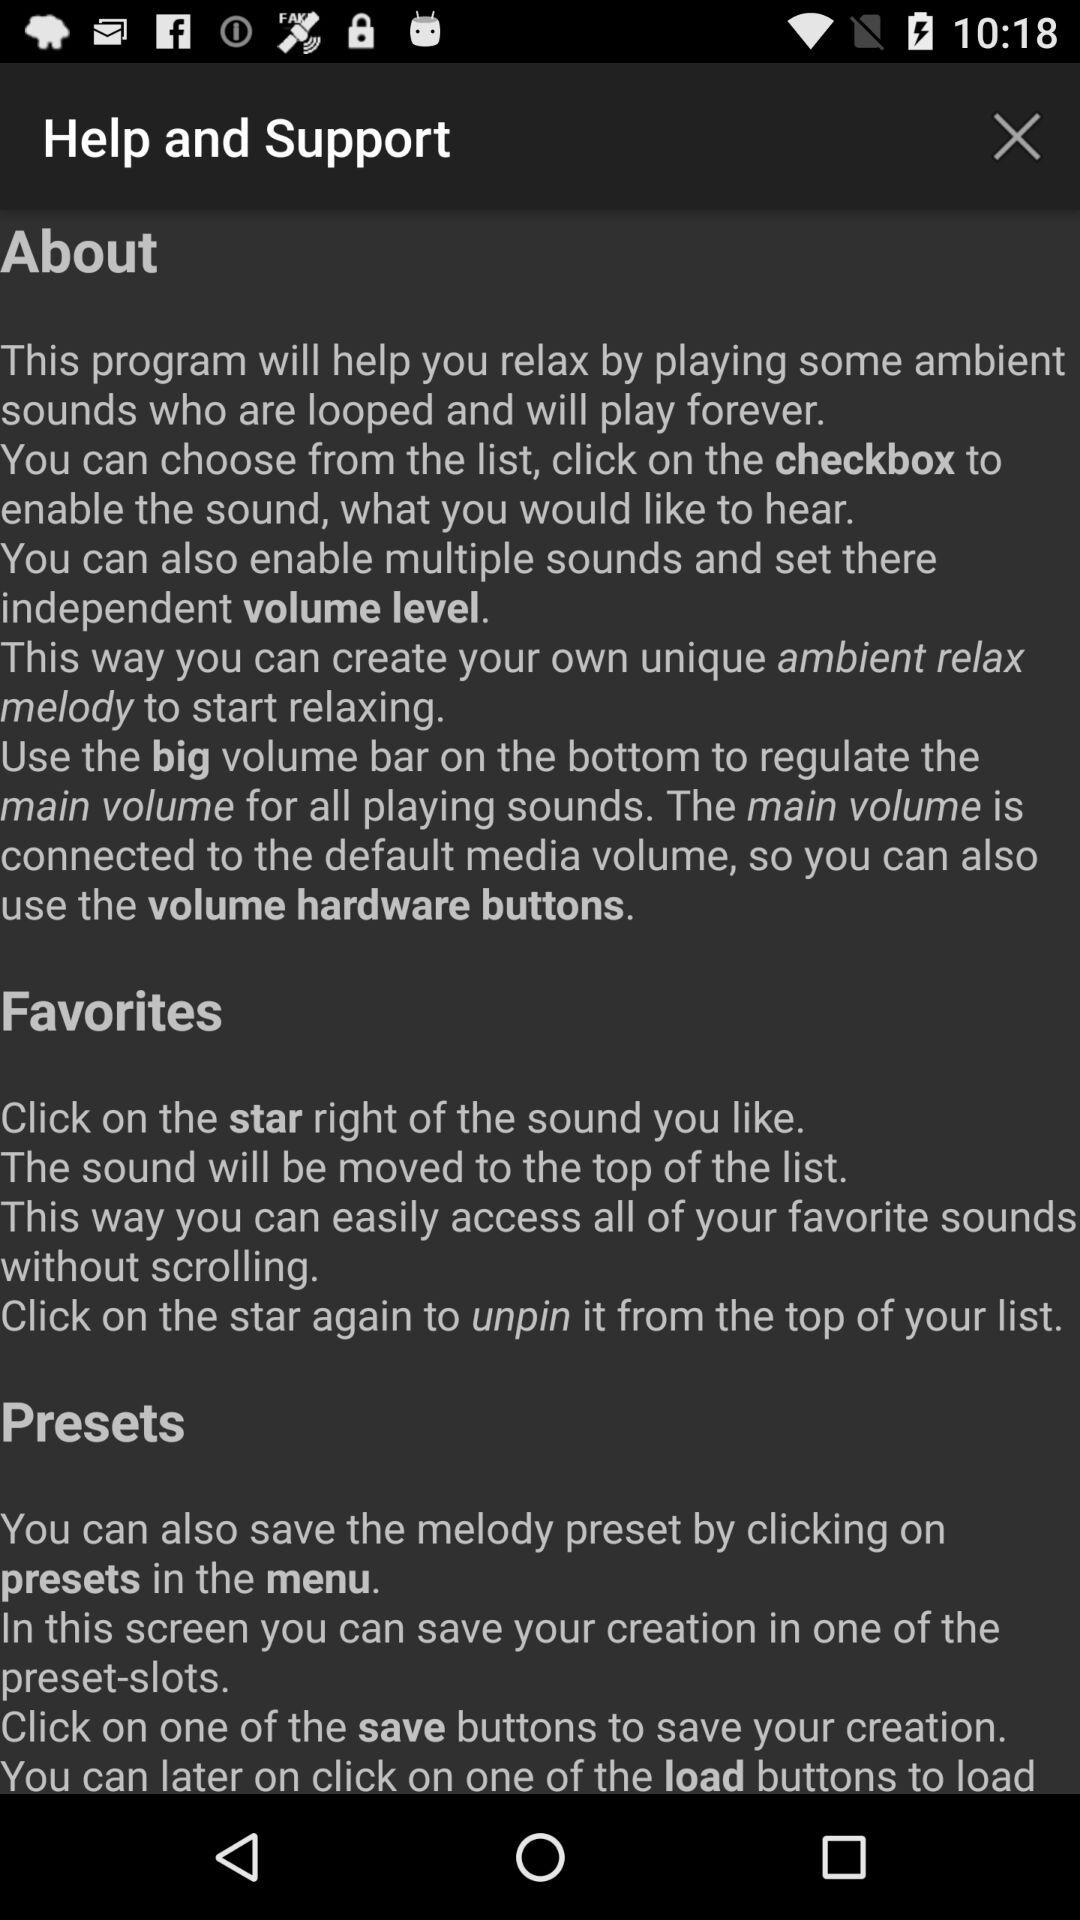 This screenshot has height=1920, width=1080. Describe the element at coordinates (1017, 135) in the screenshot. I see `app to the right of the help and support icon` at that location.